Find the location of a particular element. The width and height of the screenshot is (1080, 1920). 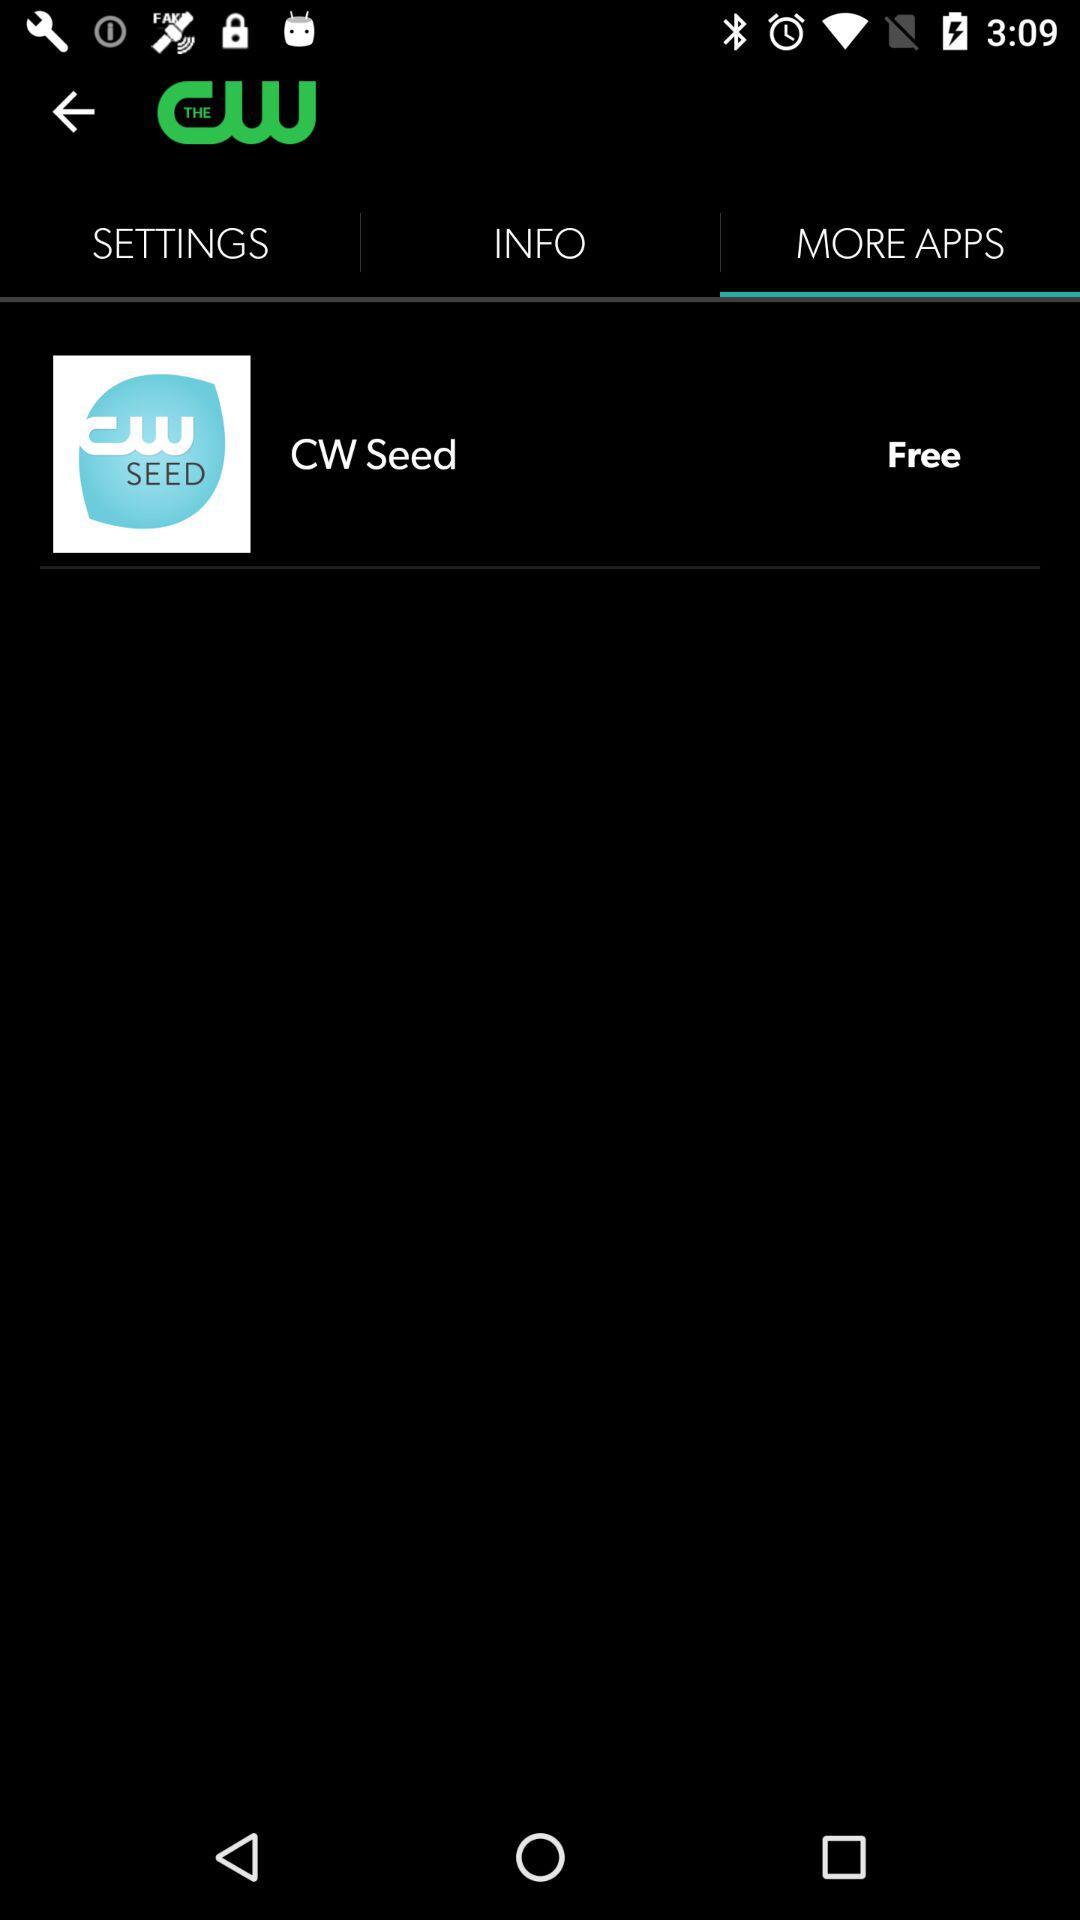

icon next to the free item is located at coordinates (568, 452).